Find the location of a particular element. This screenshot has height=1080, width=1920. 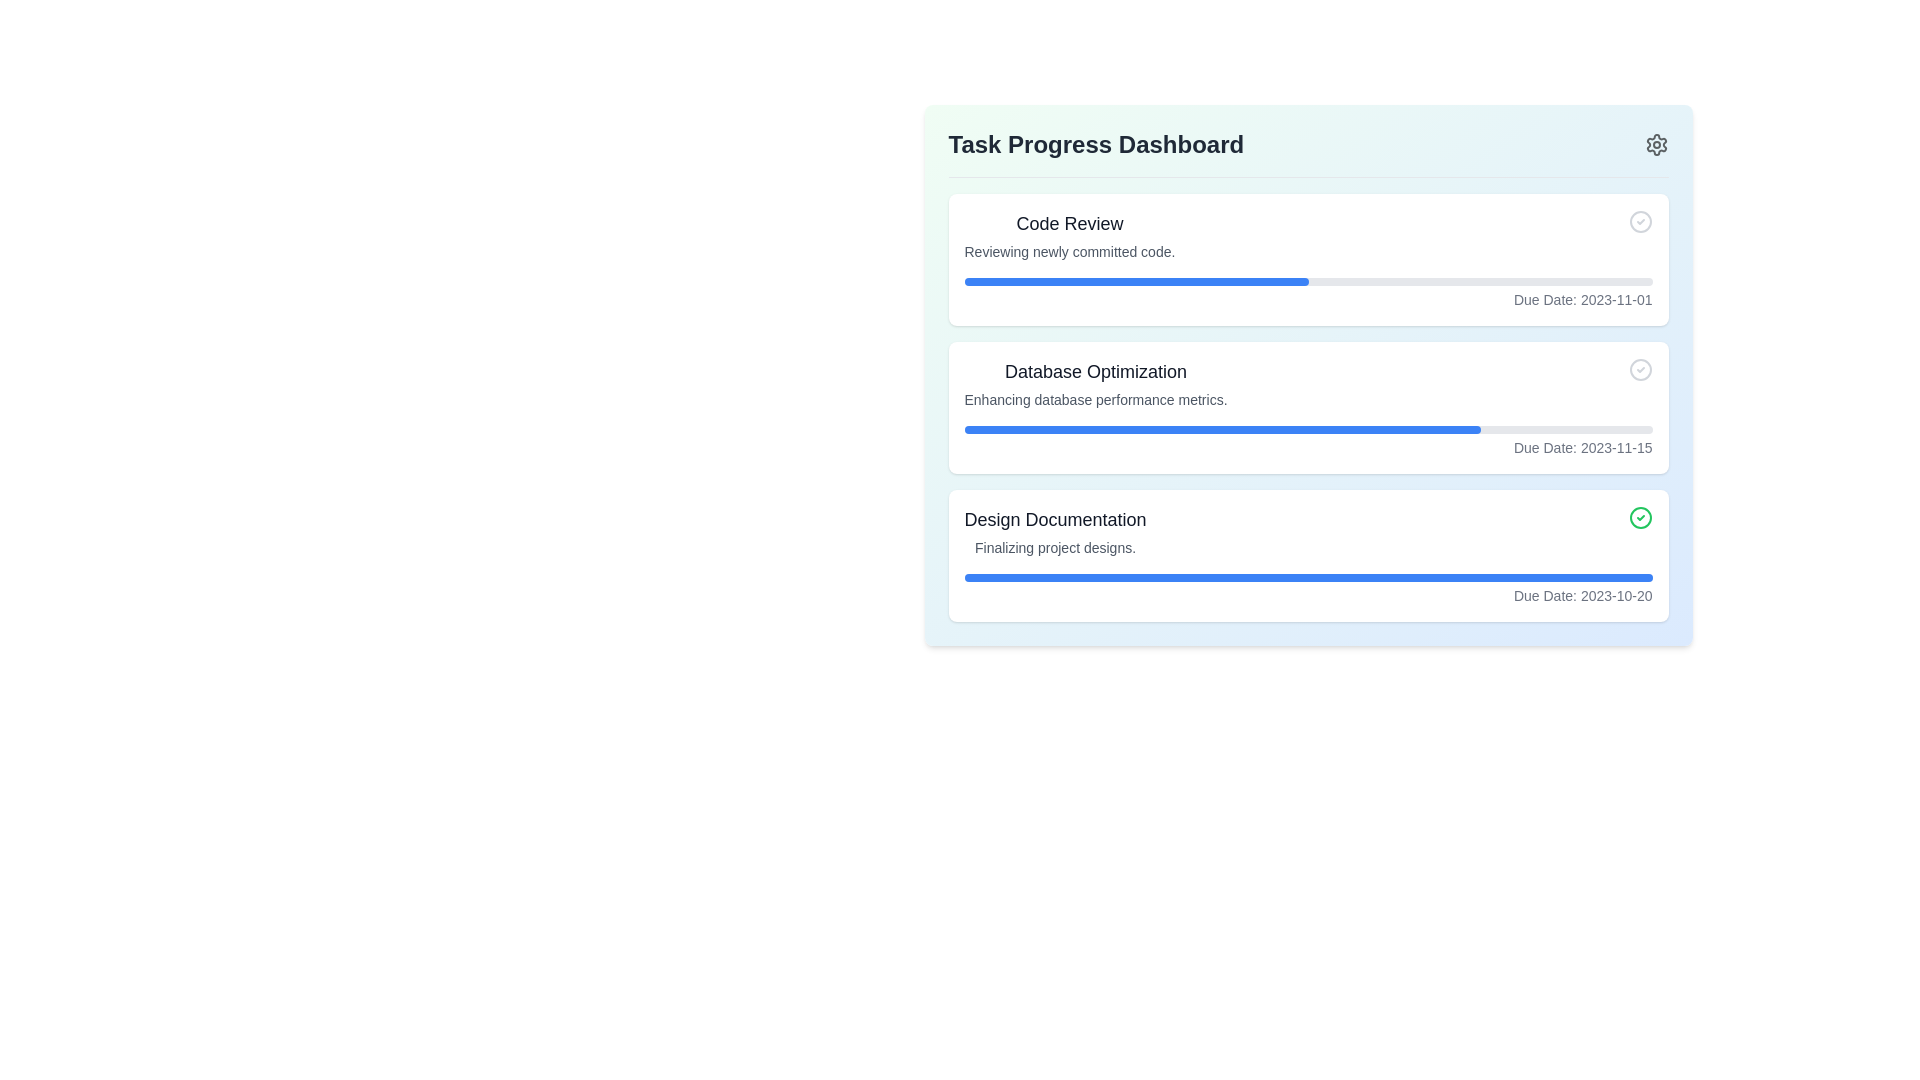

information in the text block labeled 'Code Review' that describes the task of reviewing newly committed code, located in the top-left quadrant of the 'Task Progress Dashboard' is located at coordinates (1069, 234).